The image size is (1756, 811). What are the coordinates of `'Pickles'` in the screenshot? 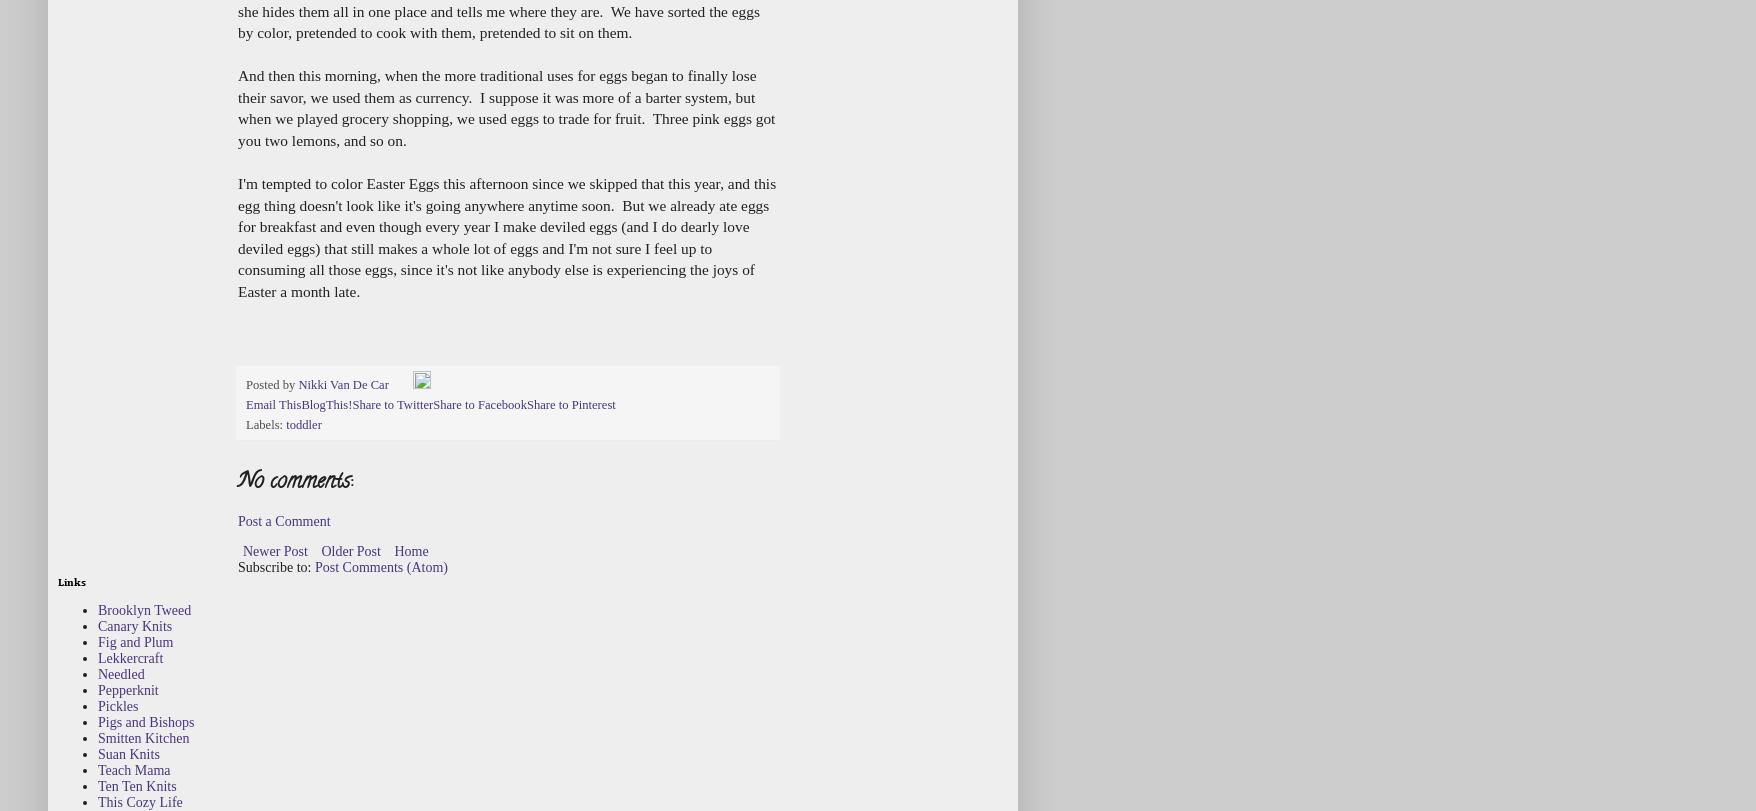 It's located at (117, 704).